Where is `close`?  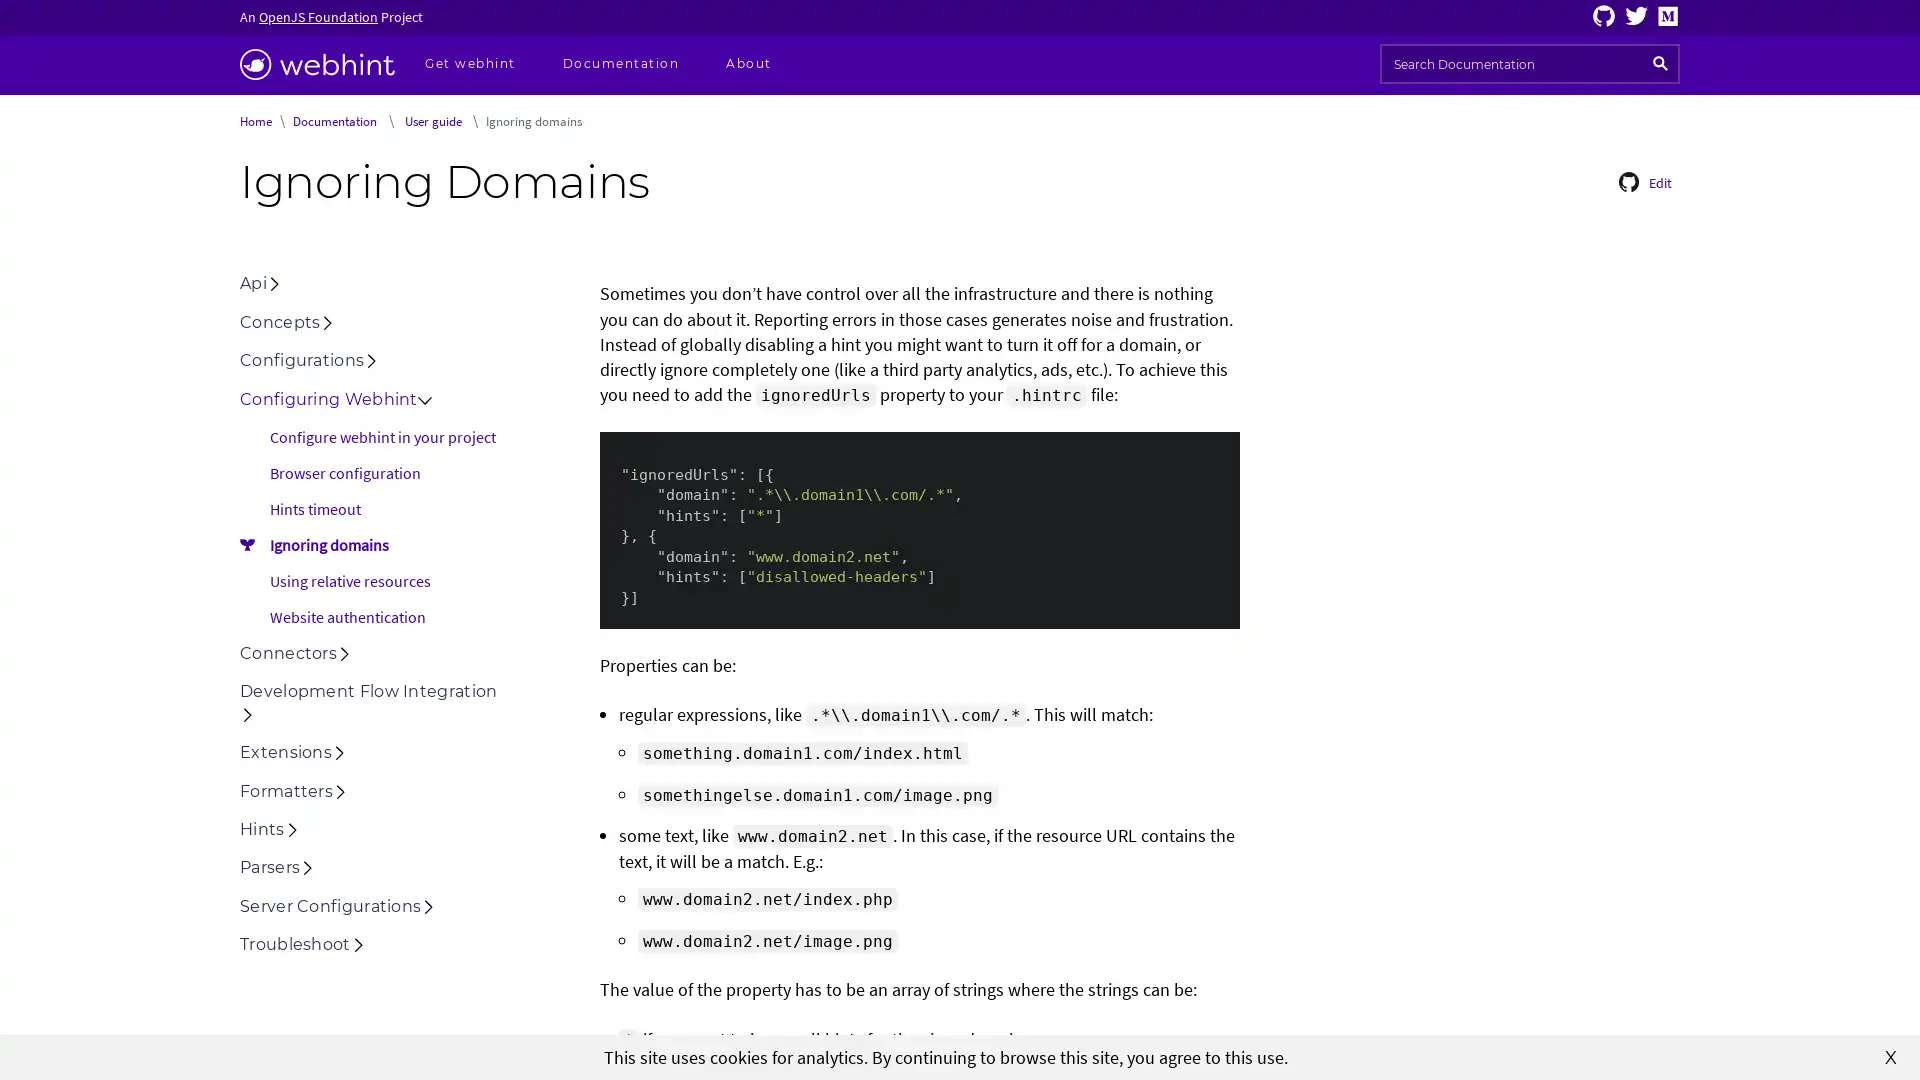 close is located at coordinates (1890, 1055).